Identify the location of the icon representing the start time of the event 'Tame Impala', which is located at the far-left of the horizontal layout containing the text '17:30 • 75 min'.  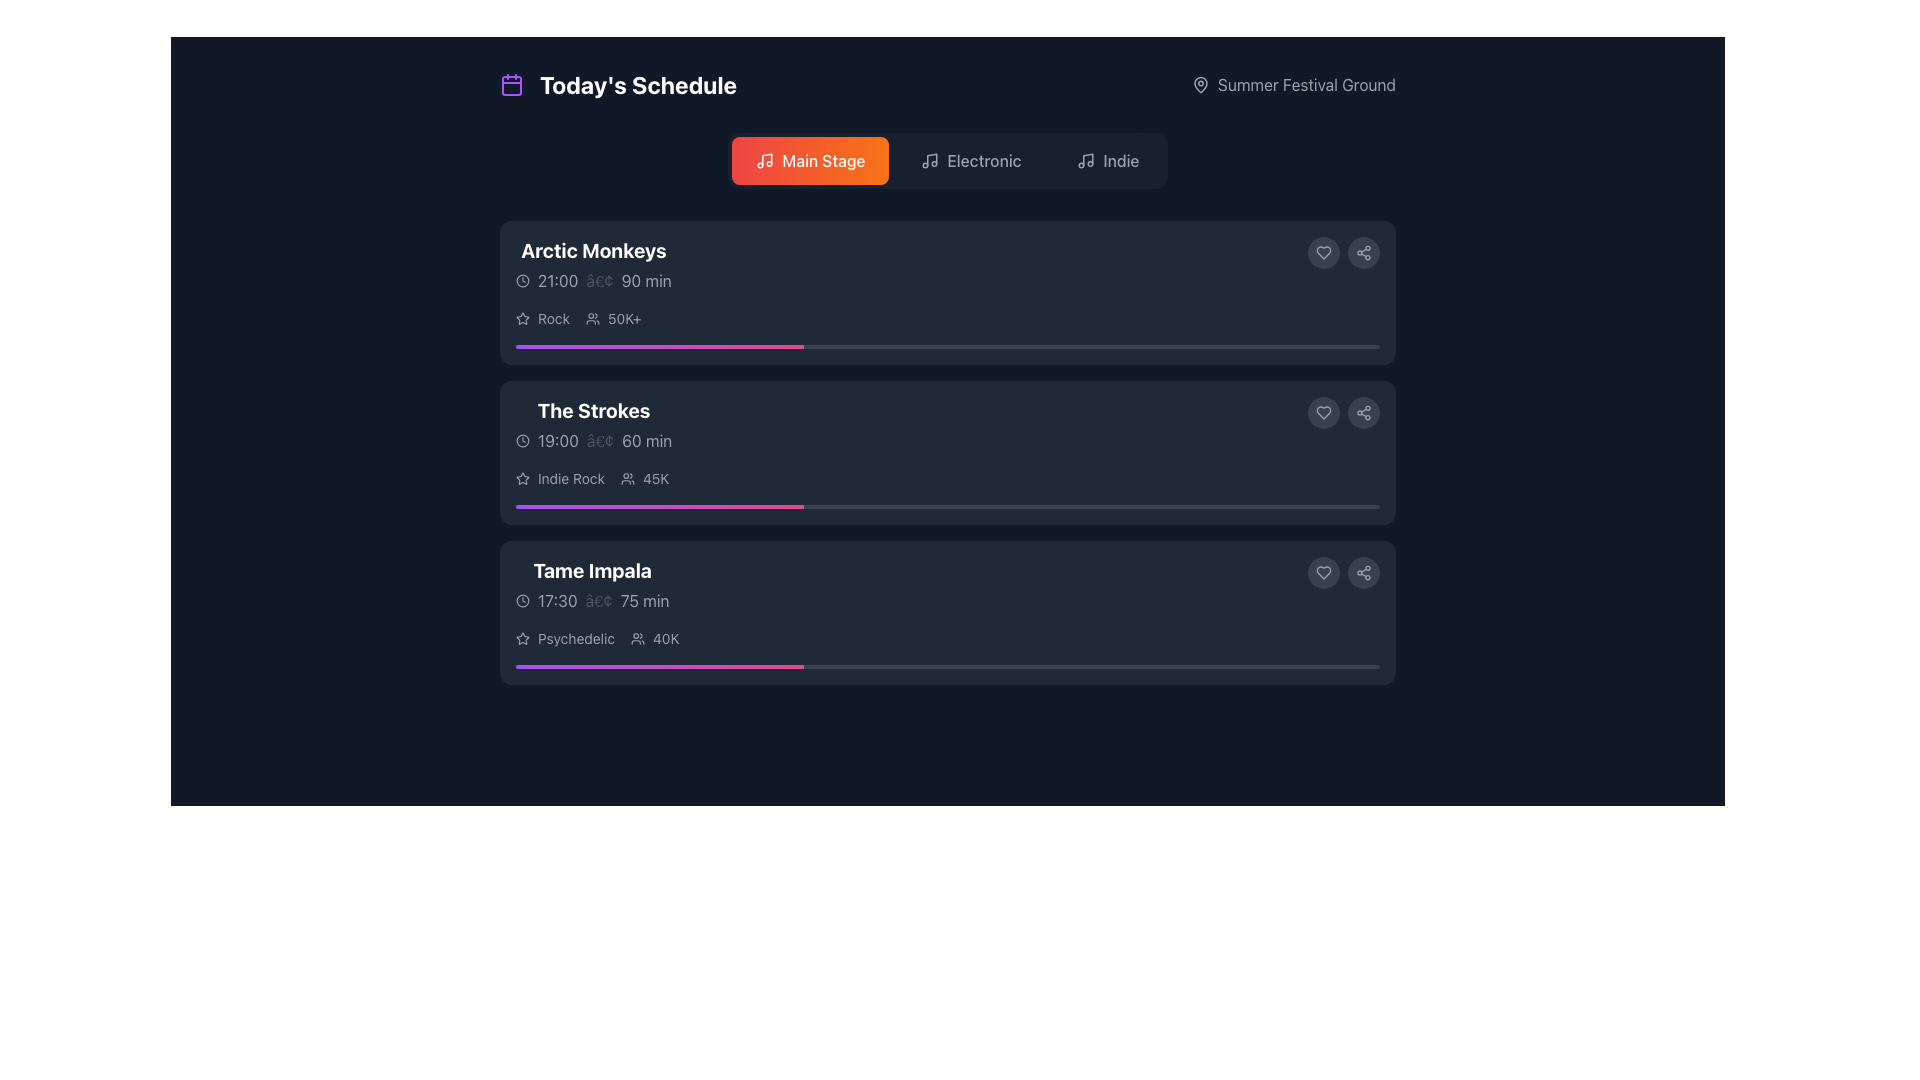
(523, 600).